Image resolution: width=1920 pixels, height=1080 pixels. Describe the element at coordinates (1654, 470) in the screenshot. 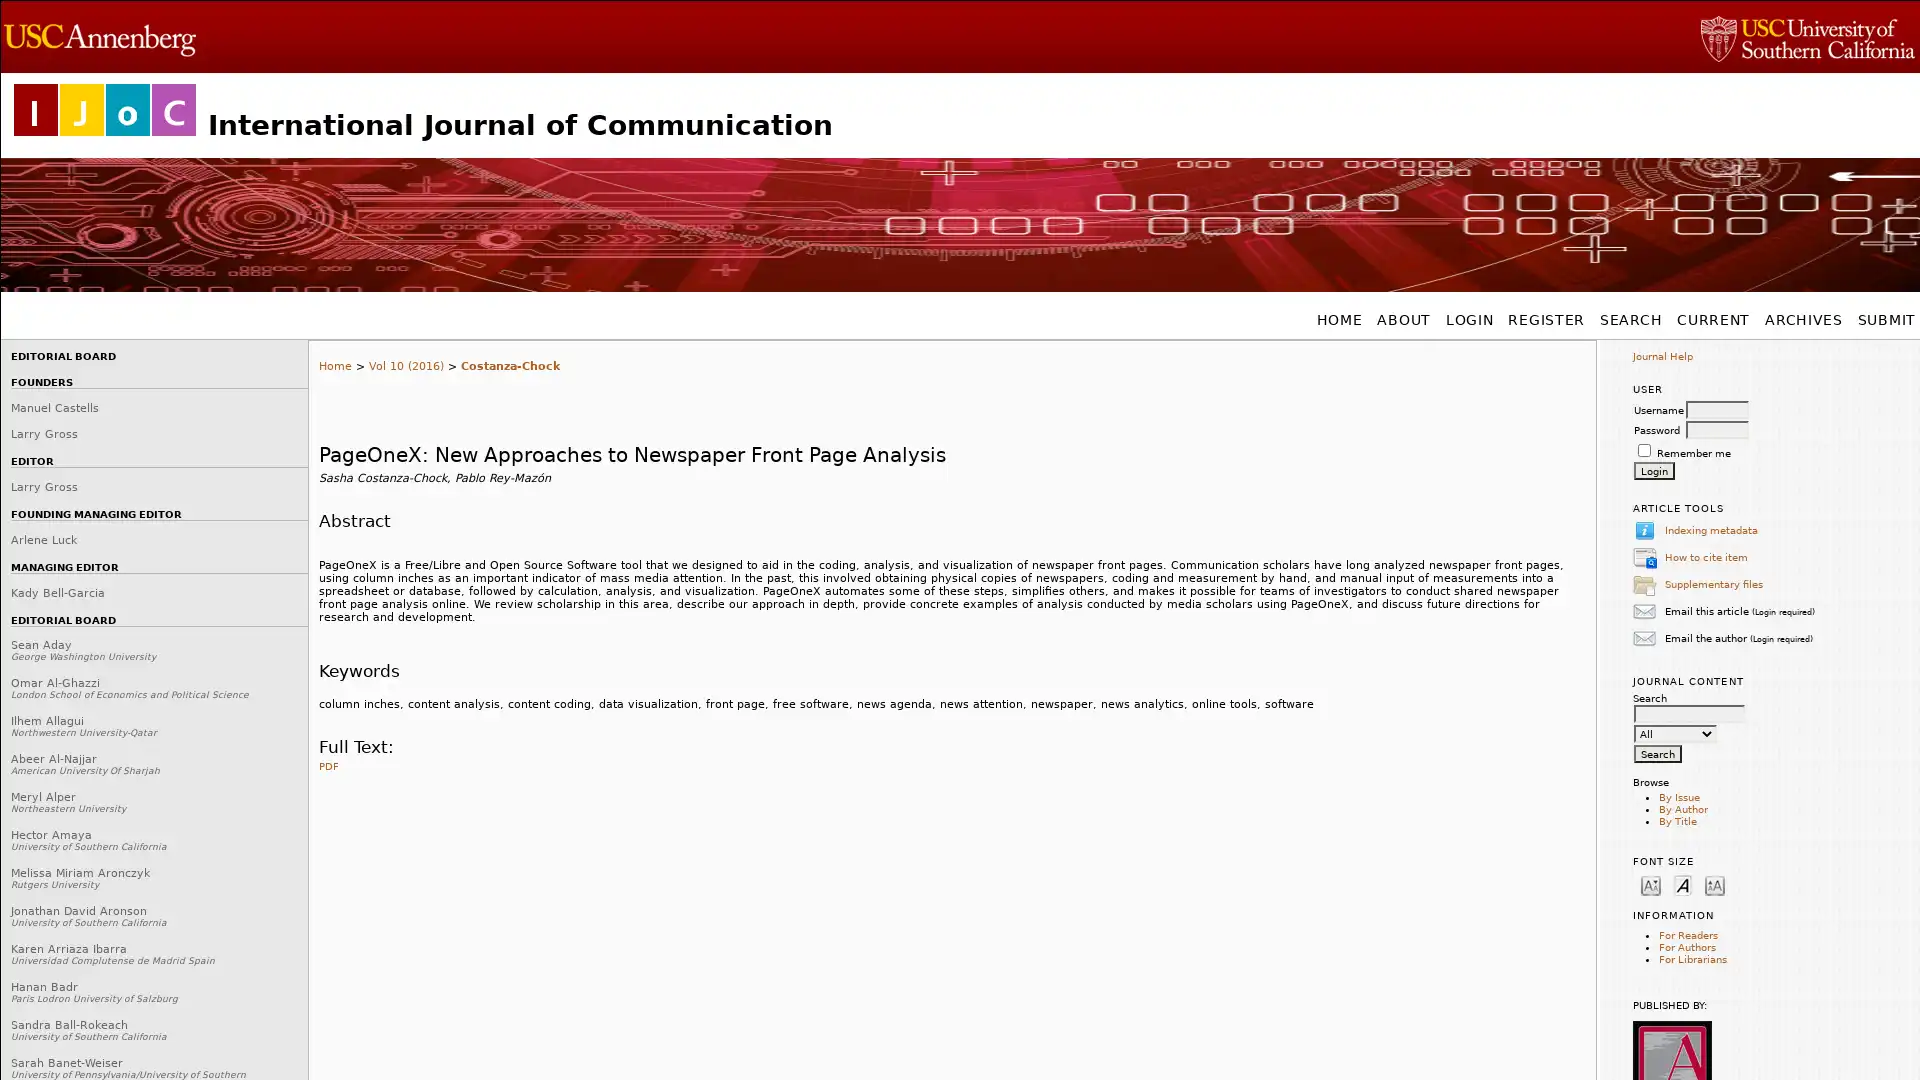

I see `Login` at that location.